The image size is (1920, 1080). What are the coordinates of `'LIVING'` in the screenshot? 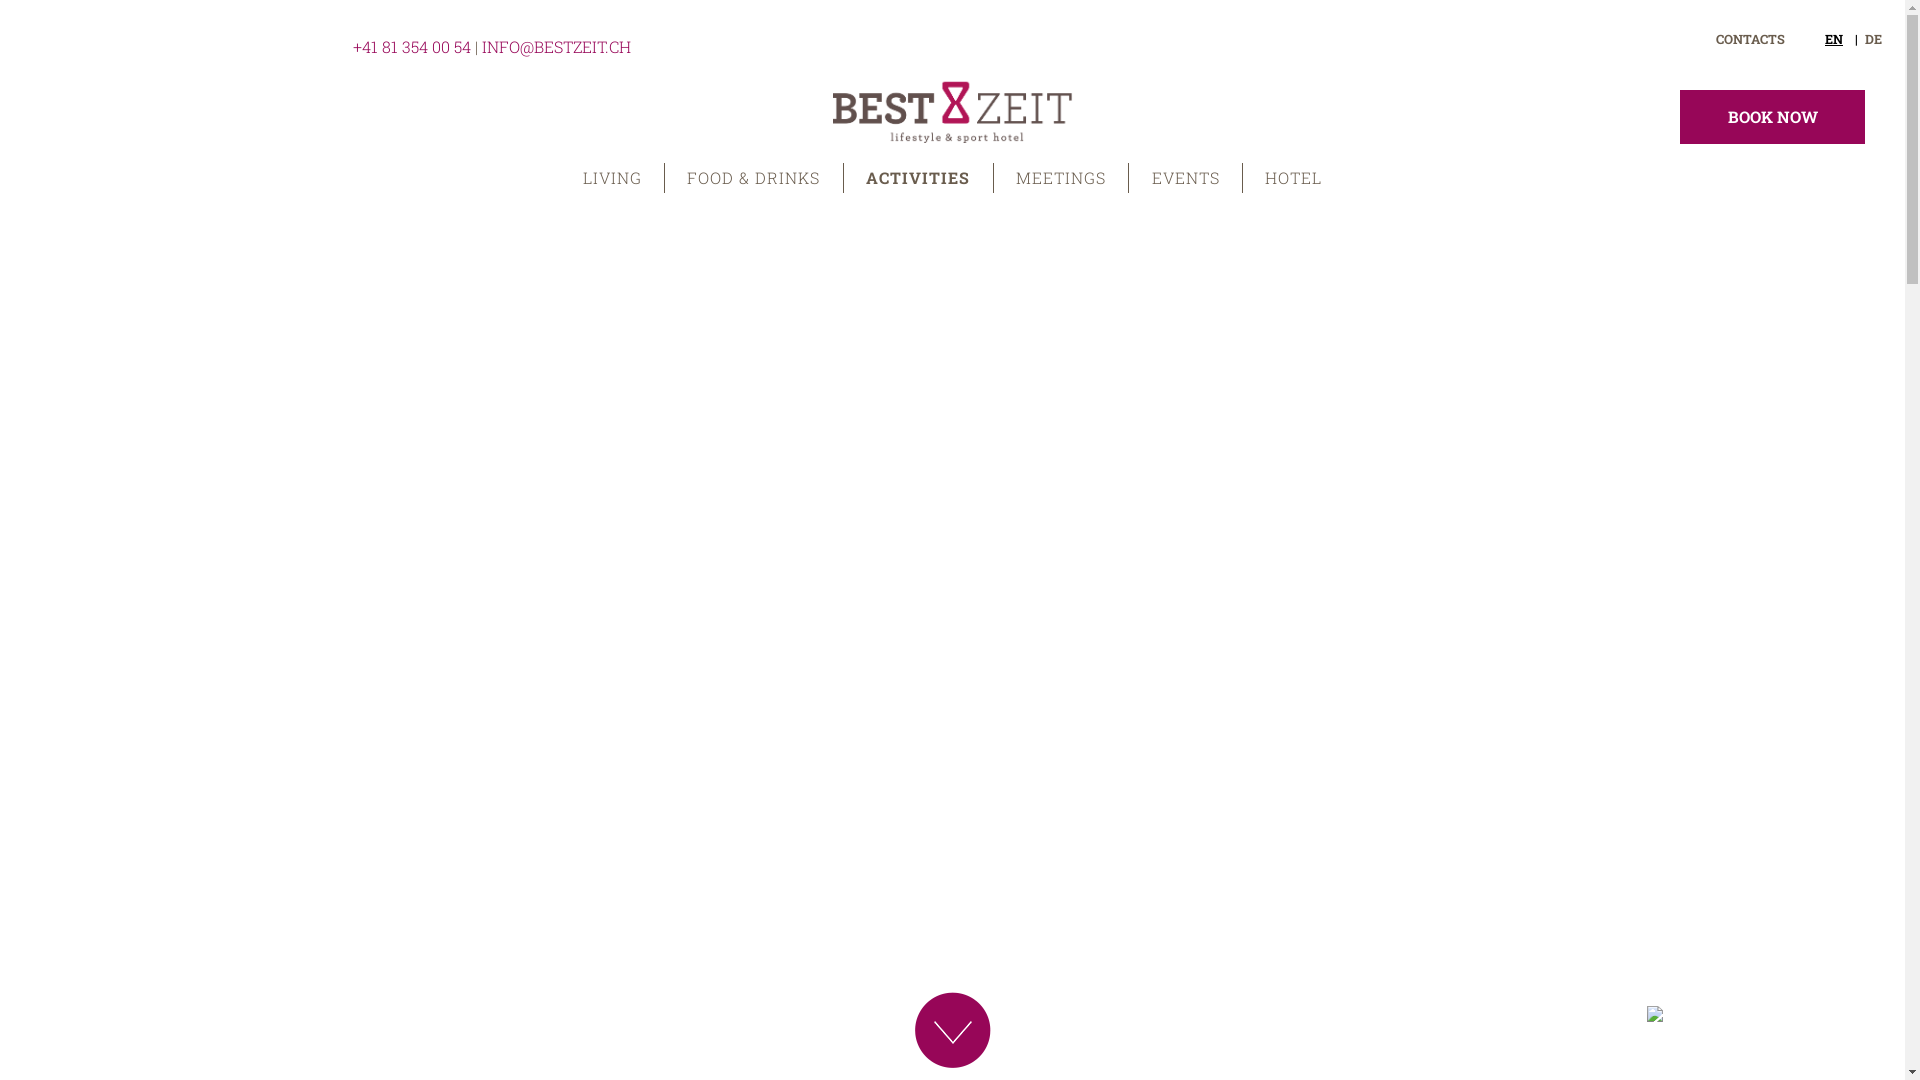 It's located at (560, 176).